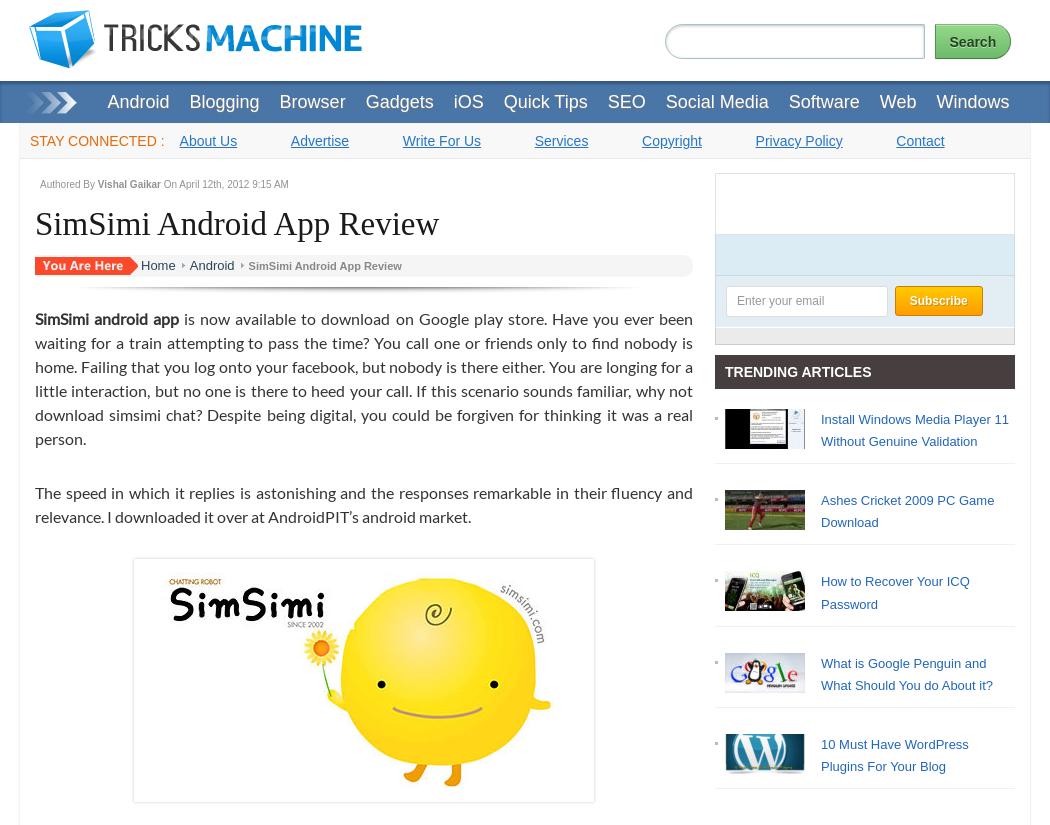  I want to click on 'SimSimi android app', so click(106, 317).